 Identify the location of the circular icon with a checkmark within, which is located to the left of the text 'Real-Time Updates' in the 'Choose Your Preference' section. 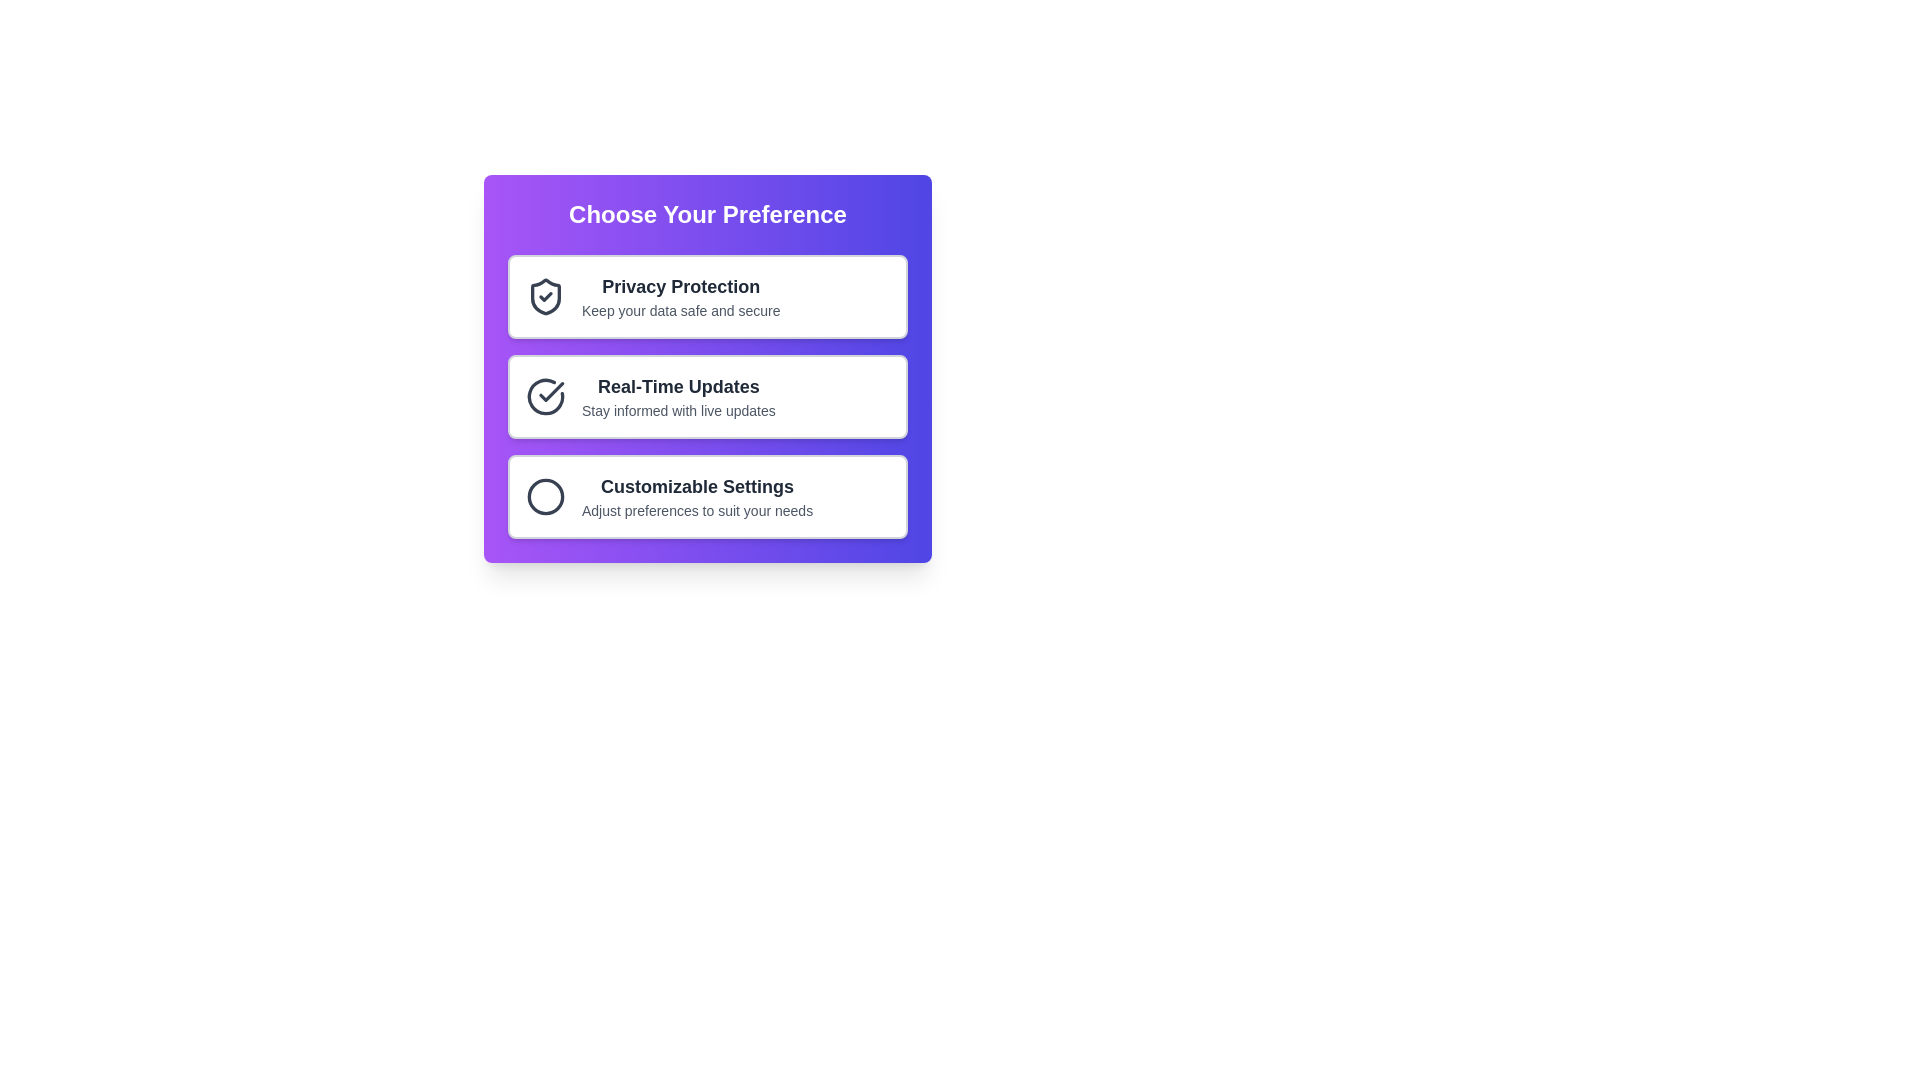
(546, 397).